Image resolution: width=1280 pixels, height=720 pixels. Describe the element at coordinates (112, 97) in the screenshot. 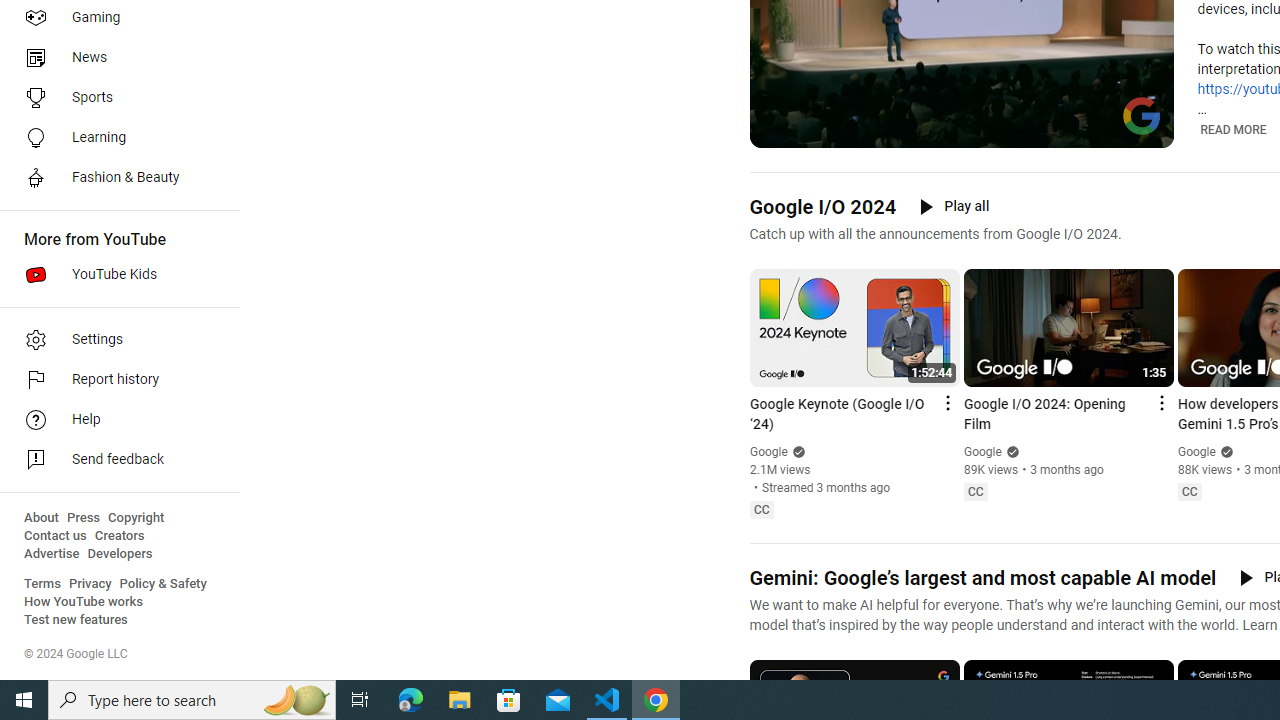

I see `'Sports'` at that location.